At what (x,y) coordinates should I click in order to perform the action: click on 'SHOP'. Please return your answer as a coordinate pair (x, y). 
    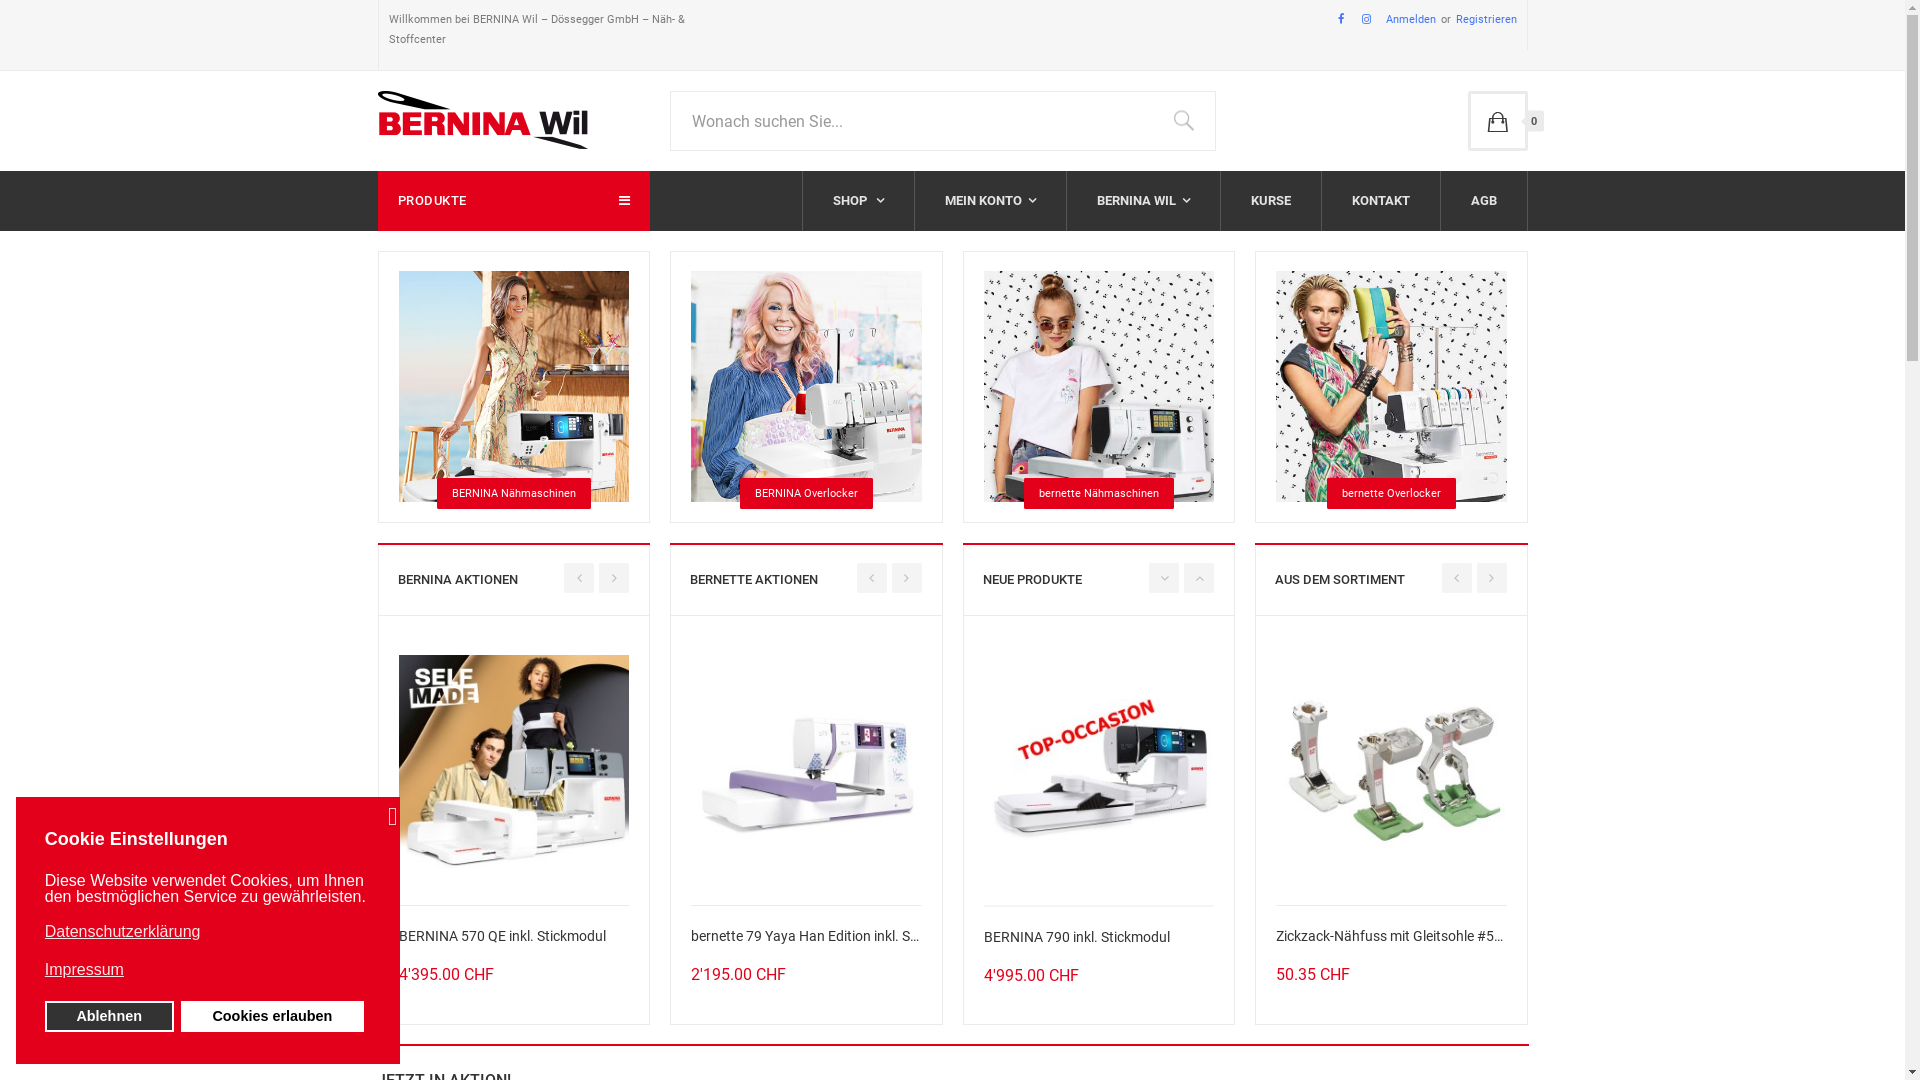
    Looking at the image, I should click on (857, 200).